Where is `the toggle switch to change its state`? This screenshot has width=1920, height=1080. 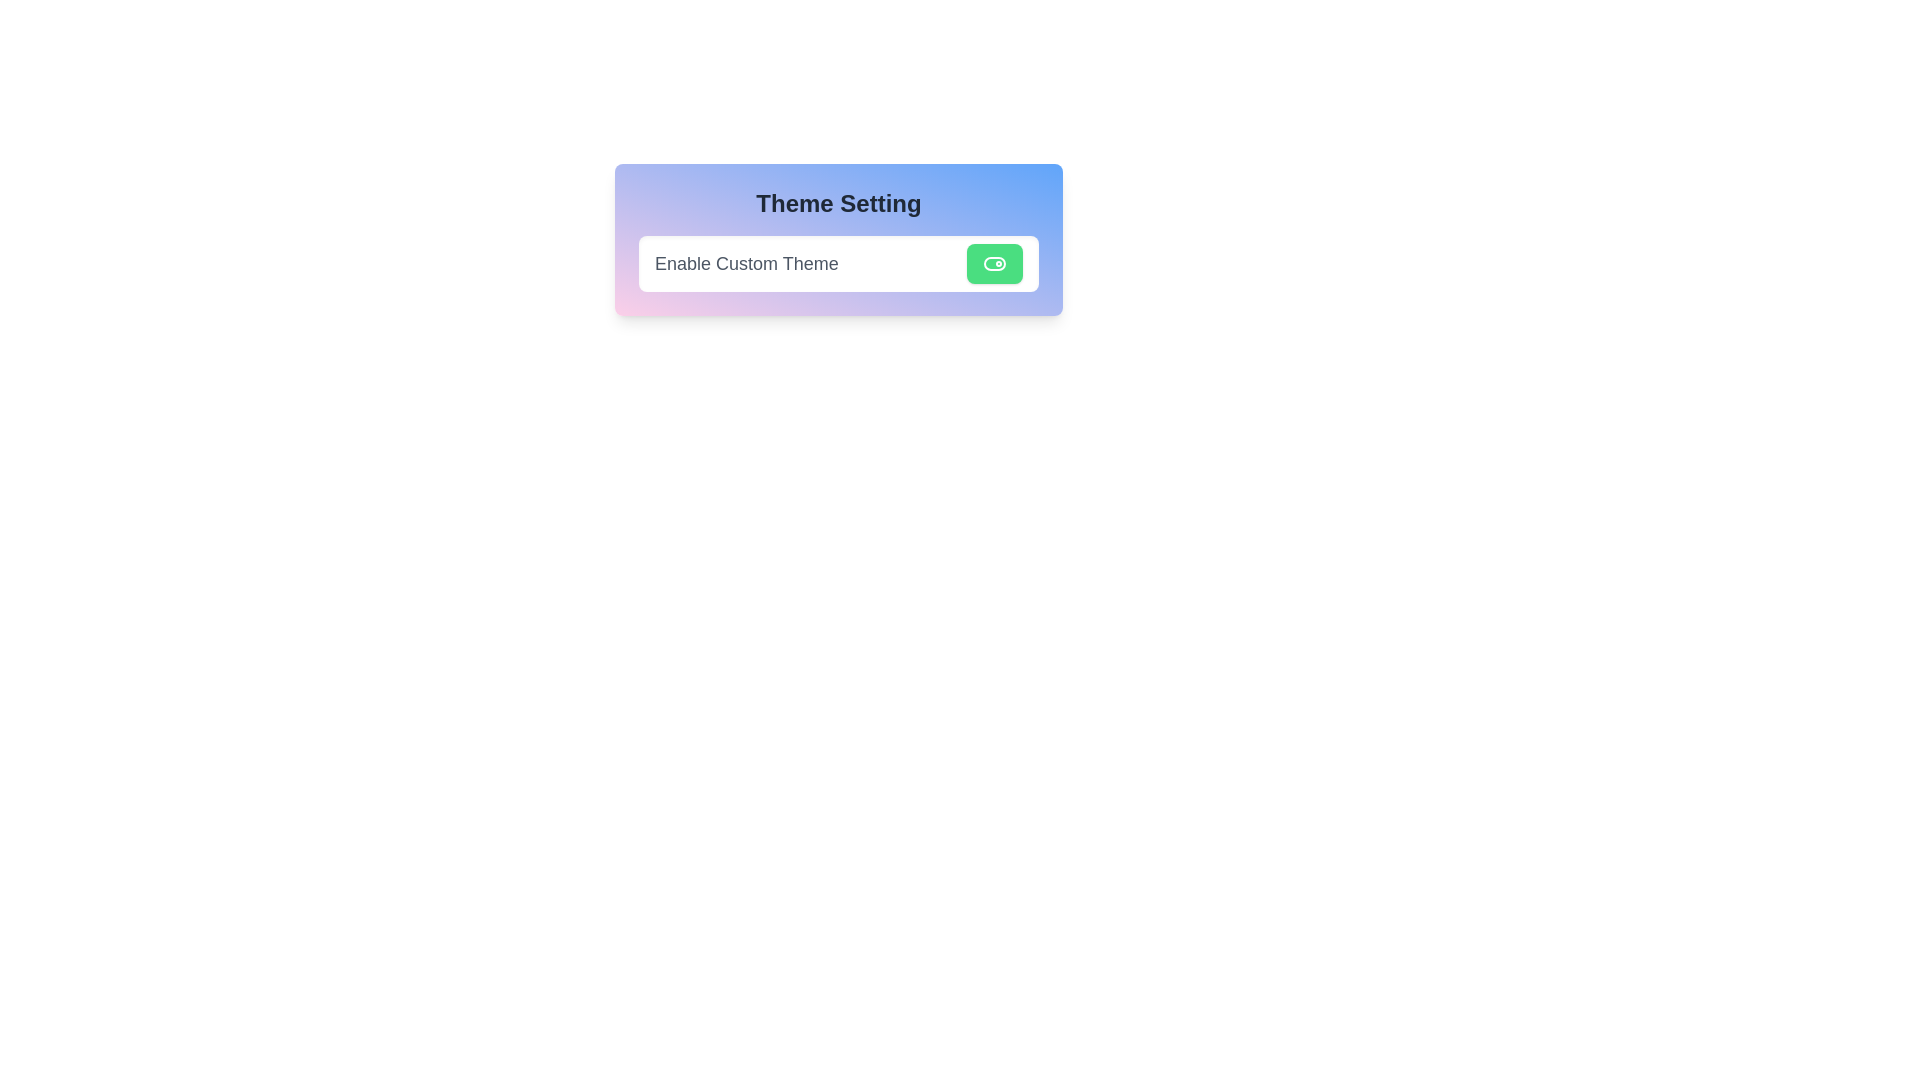 the toggle switch to change its state is located at coordinates (994, 262).